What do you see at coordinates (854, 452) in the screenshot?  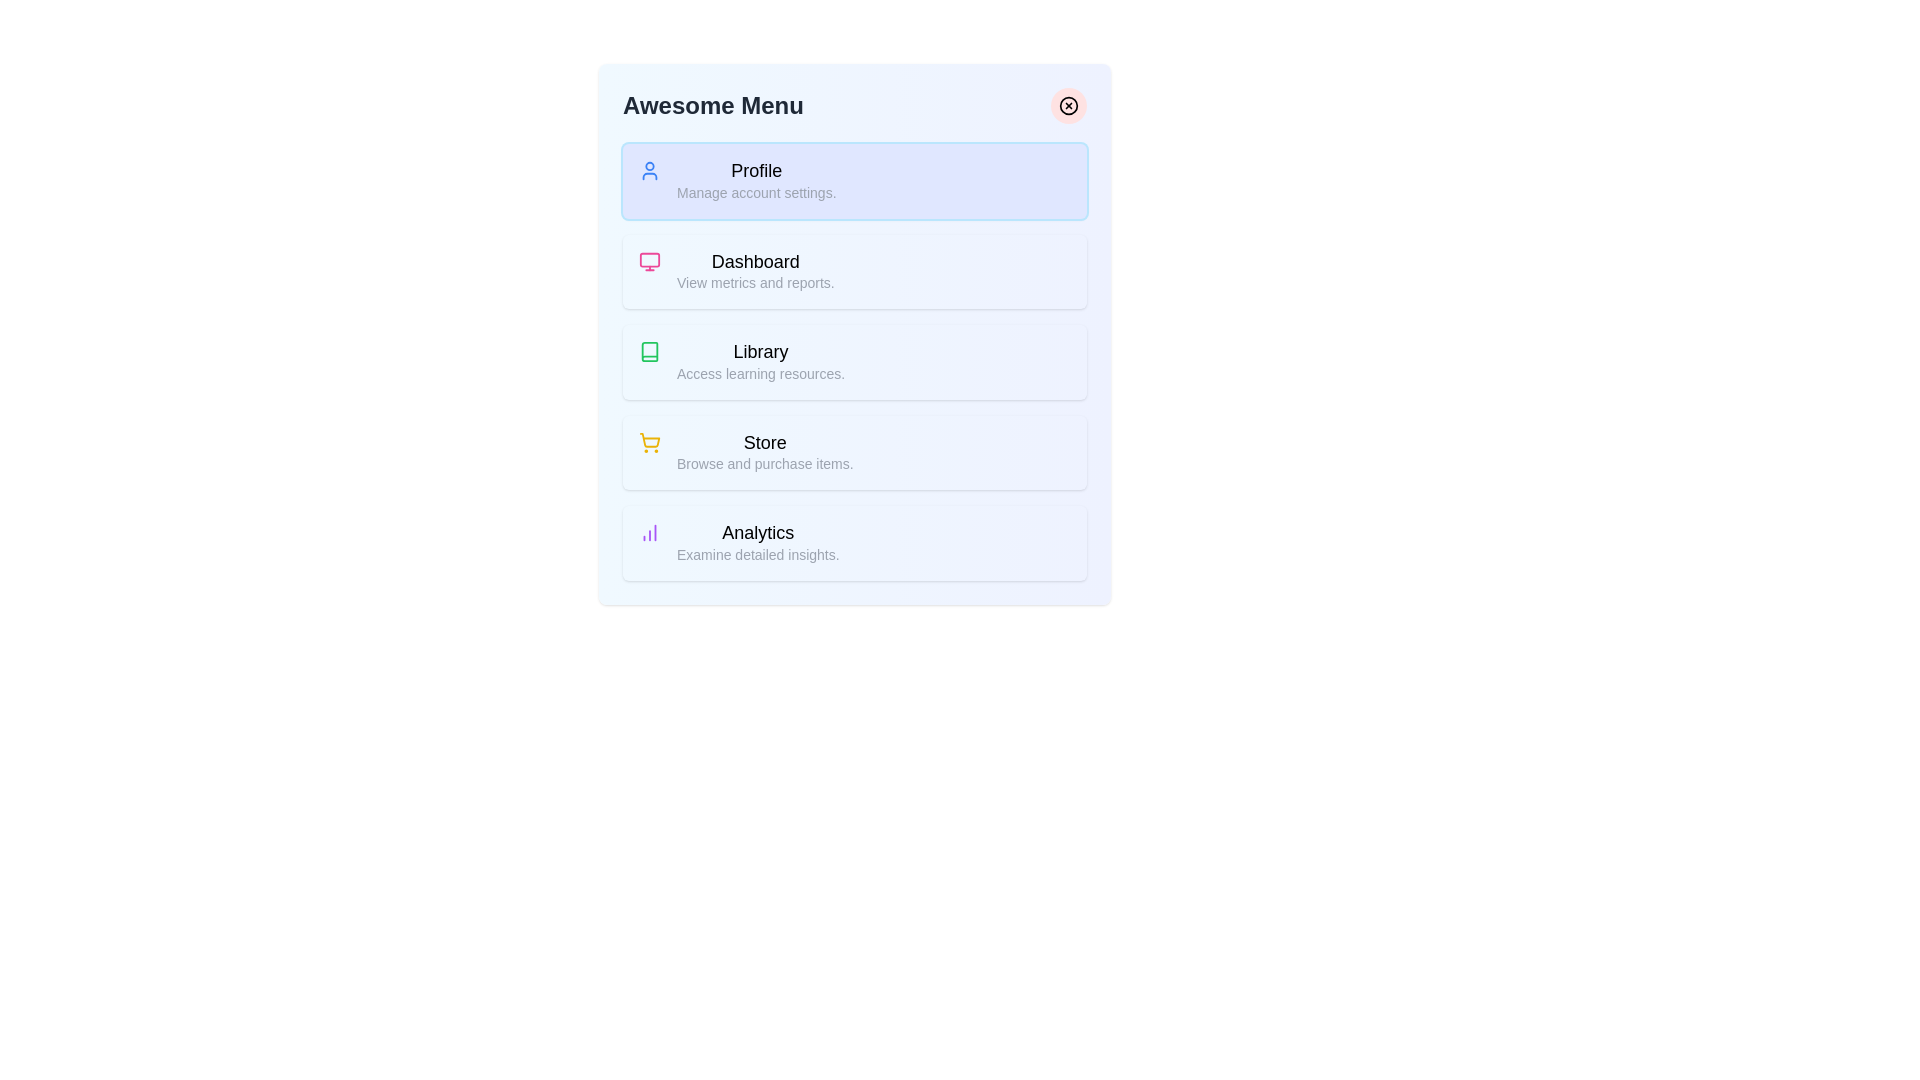 I see `the menu item labeled Store` at bounding box center [854, 452].